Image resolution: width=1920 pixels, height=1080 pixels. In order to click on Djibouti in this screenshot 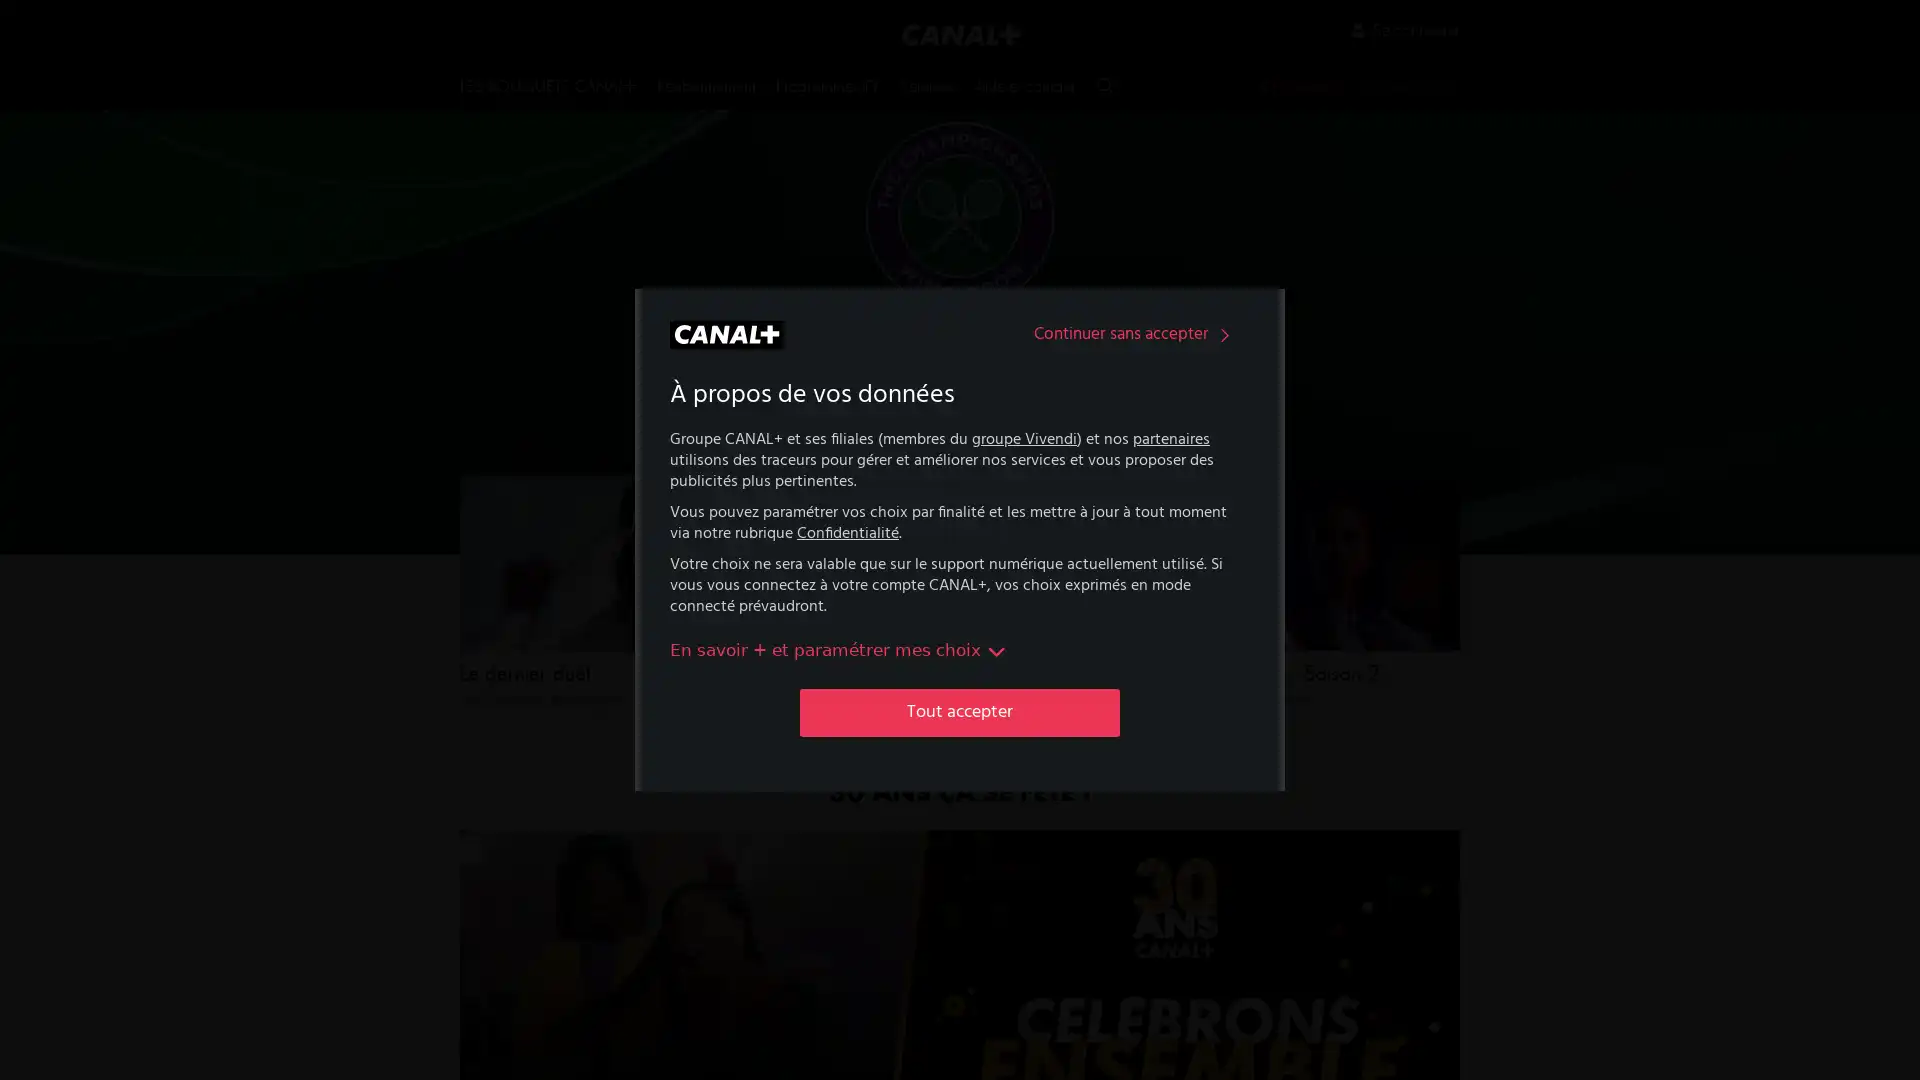, I will do `click(768, 716)`.